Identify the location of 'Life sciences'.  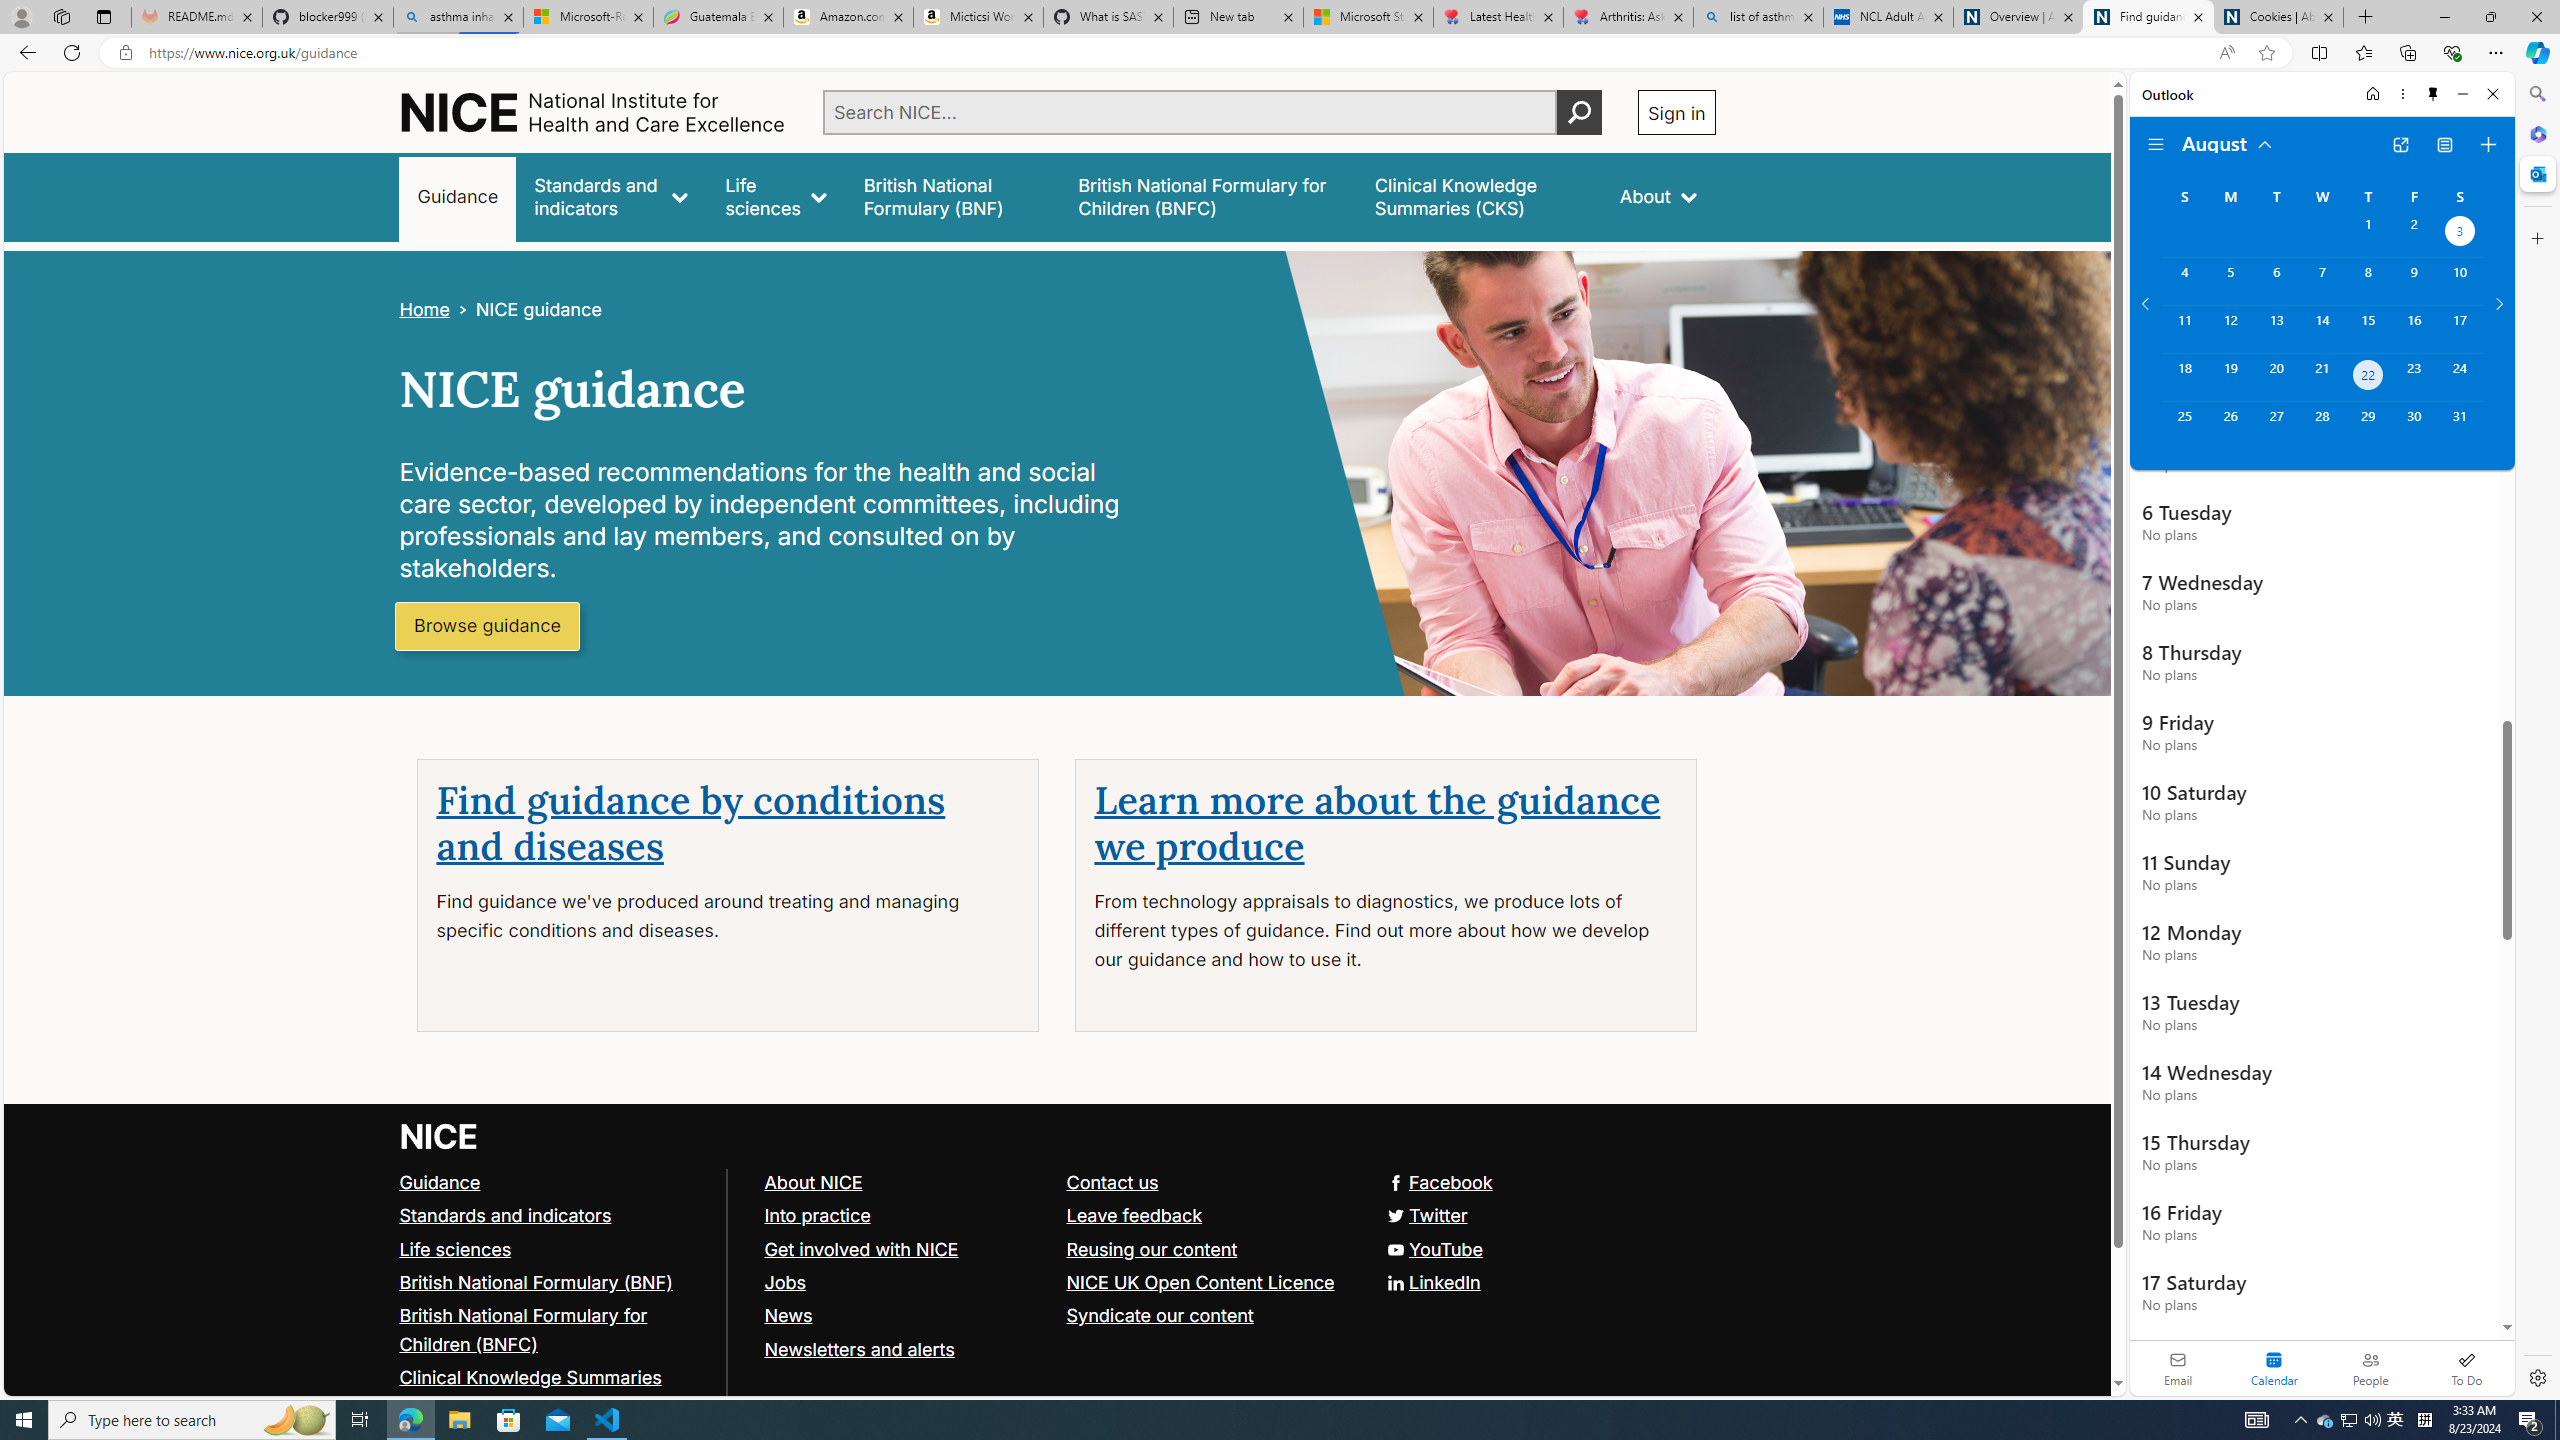
(774, 196).